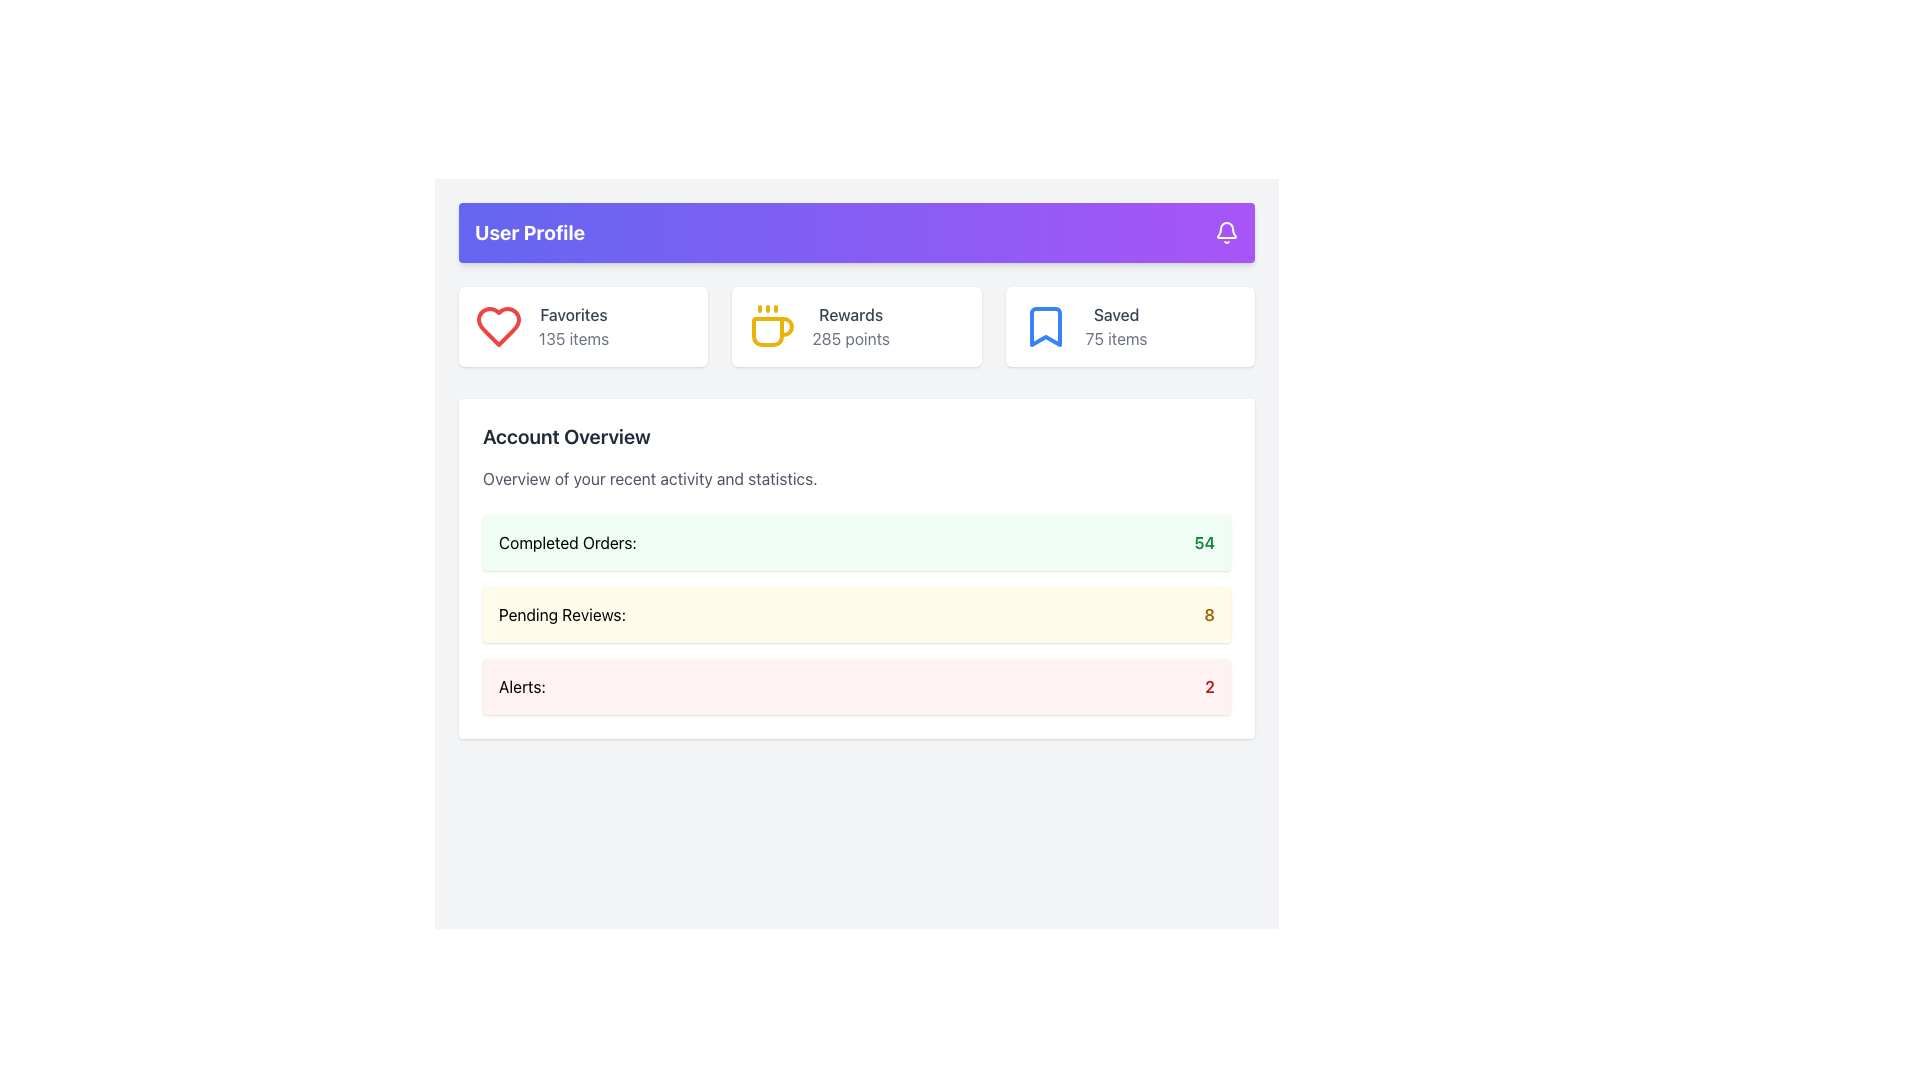 Image resolution: width=1920 pixels, height=1080 pixels. I want to click on the Info card that has a white background, a blue bookmark icon on the left, and the text 'Saved' in bold followed by '75 items', so click(1129, 326).